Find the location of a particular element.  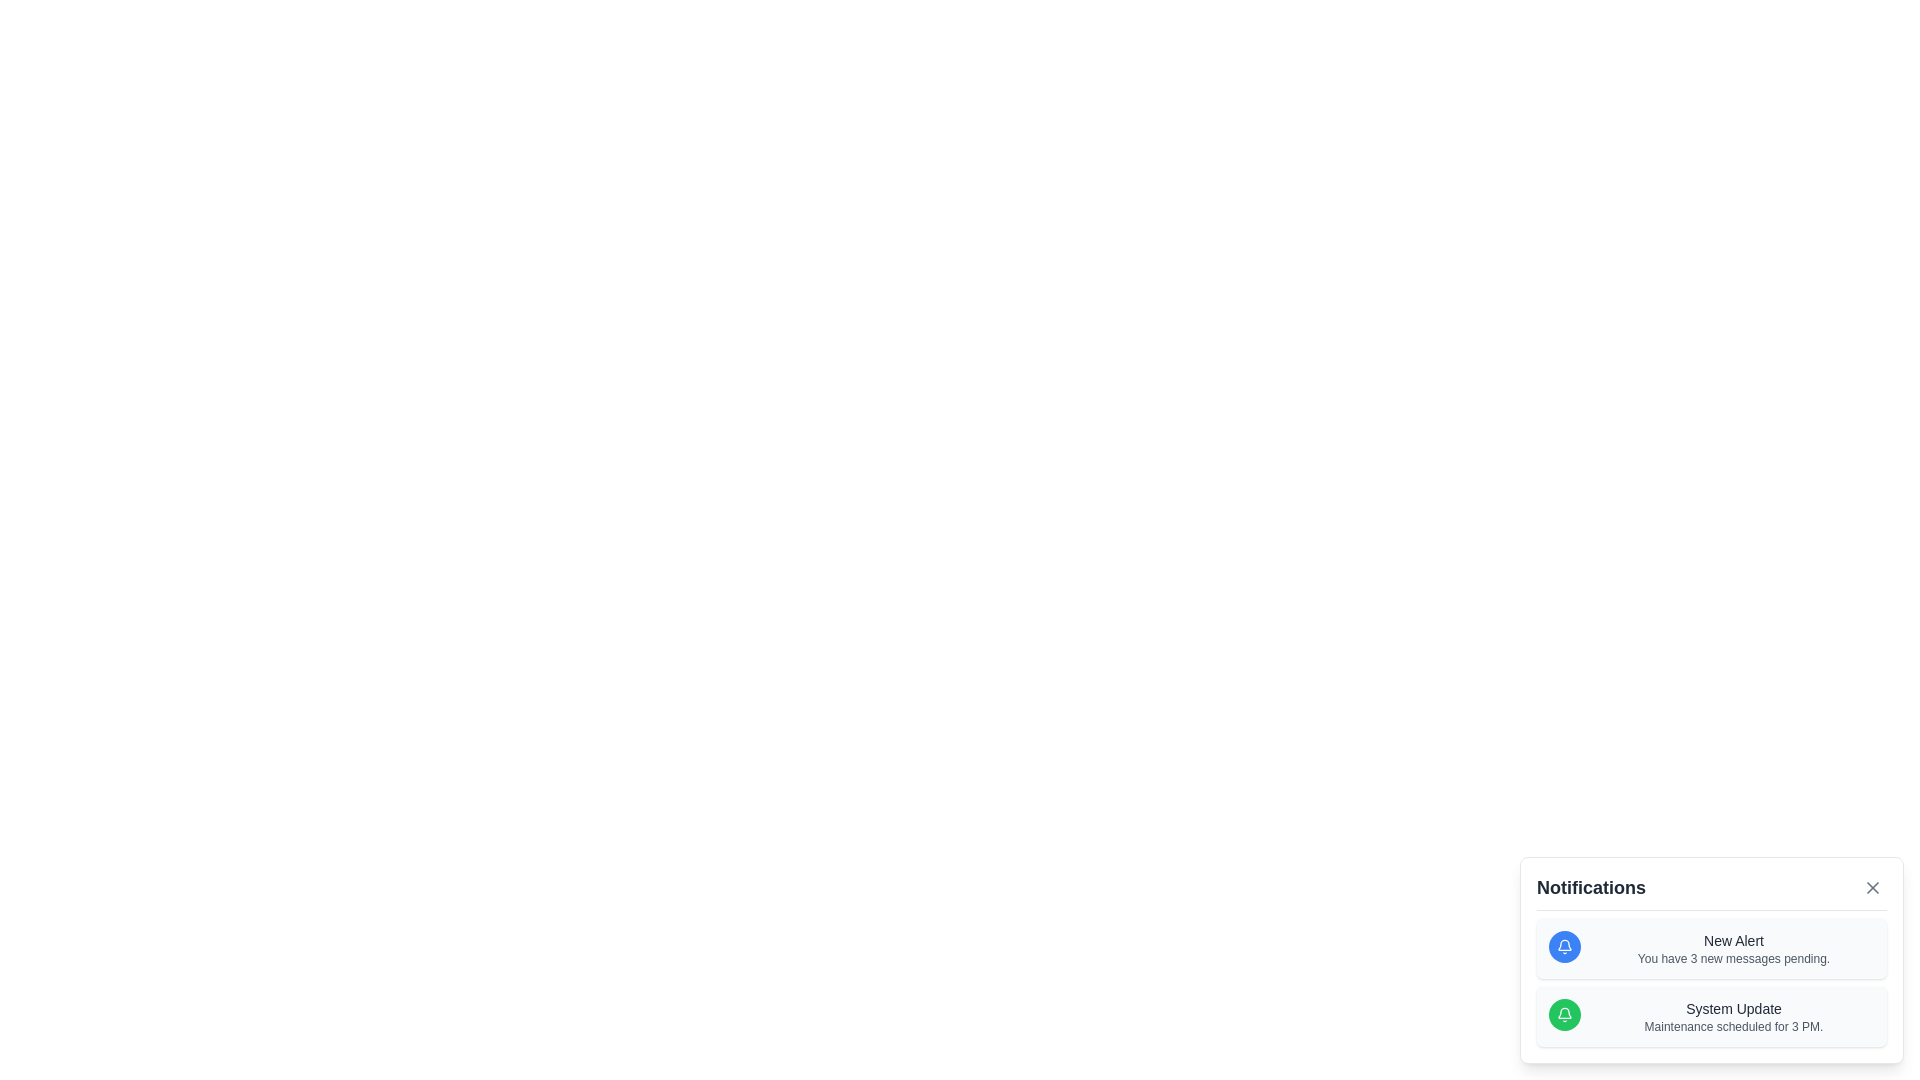

the circular blue notification icon with a white bell symbol, located in the upper-left corner of the 'New Alert' notification card is located at coordinates (1563, 946).